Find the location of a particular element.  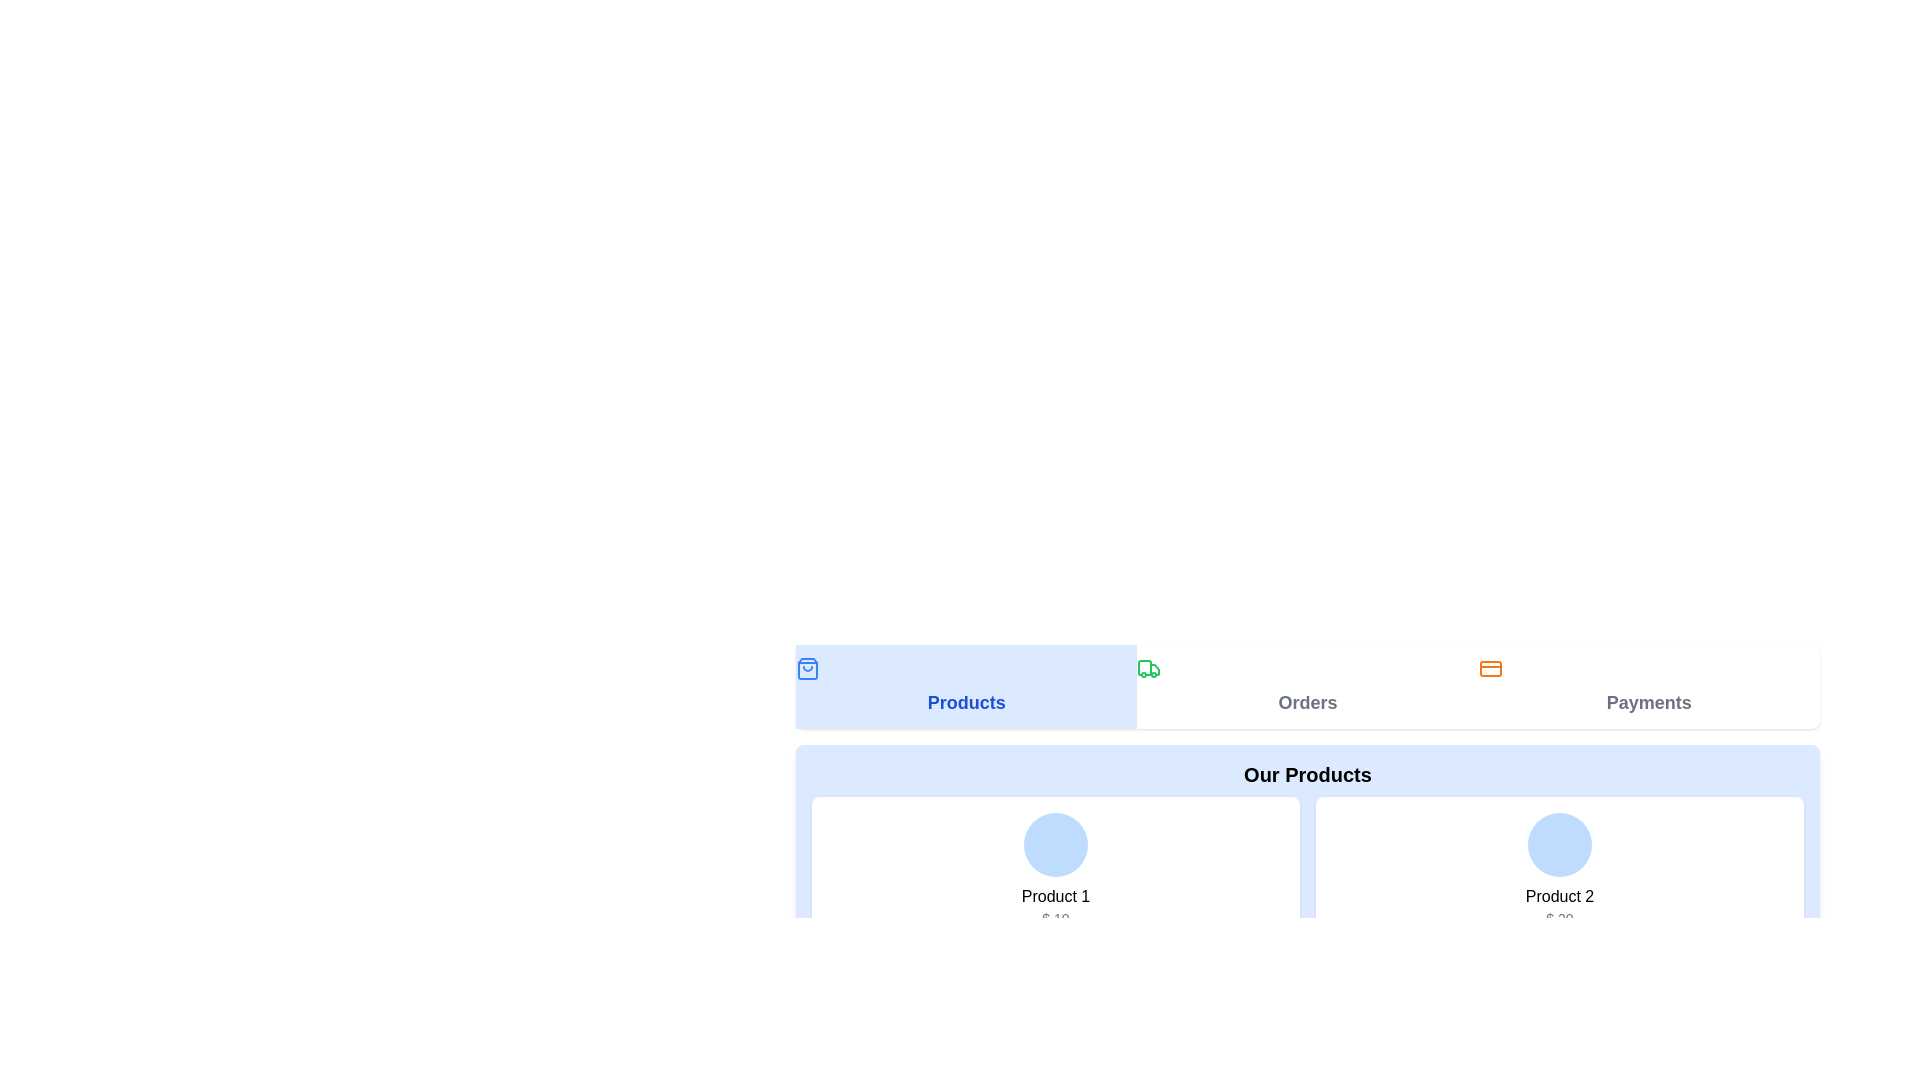

the 'Orders' text label to change its color from gray to blue is located at coordinates (1307, 701).